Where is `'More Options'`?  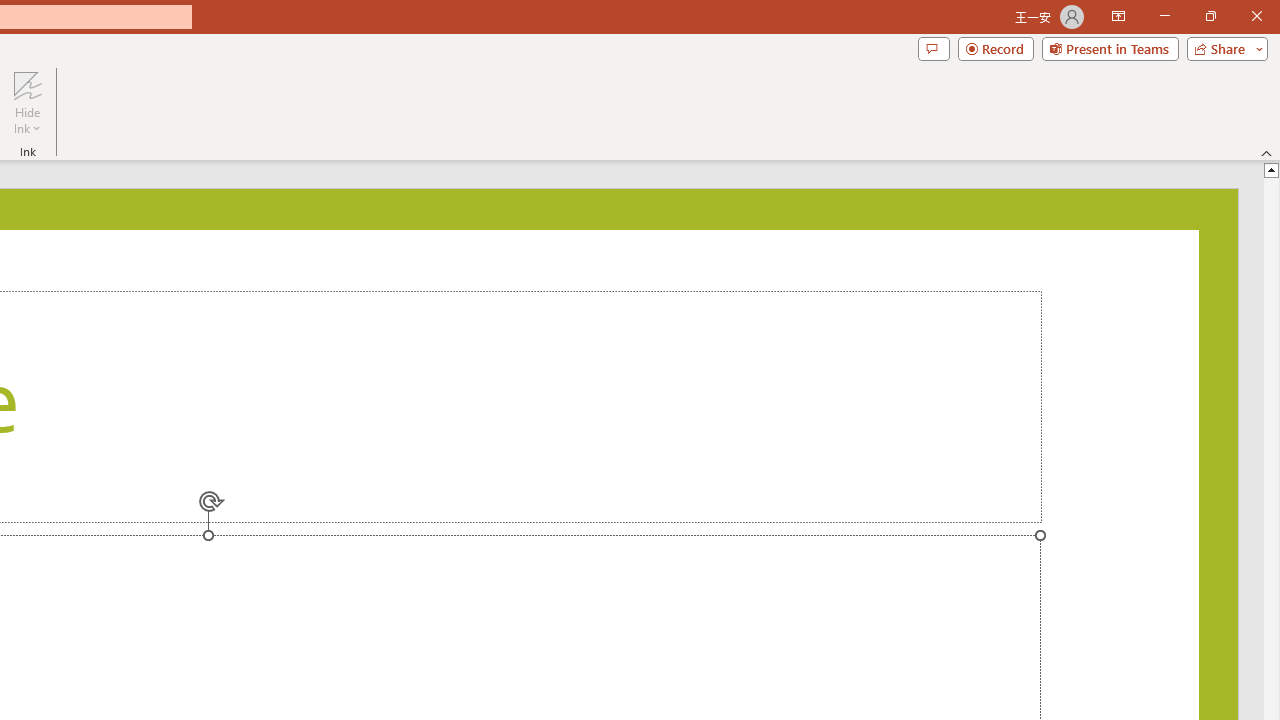 'More Options' is located at coordinates (27, 121).